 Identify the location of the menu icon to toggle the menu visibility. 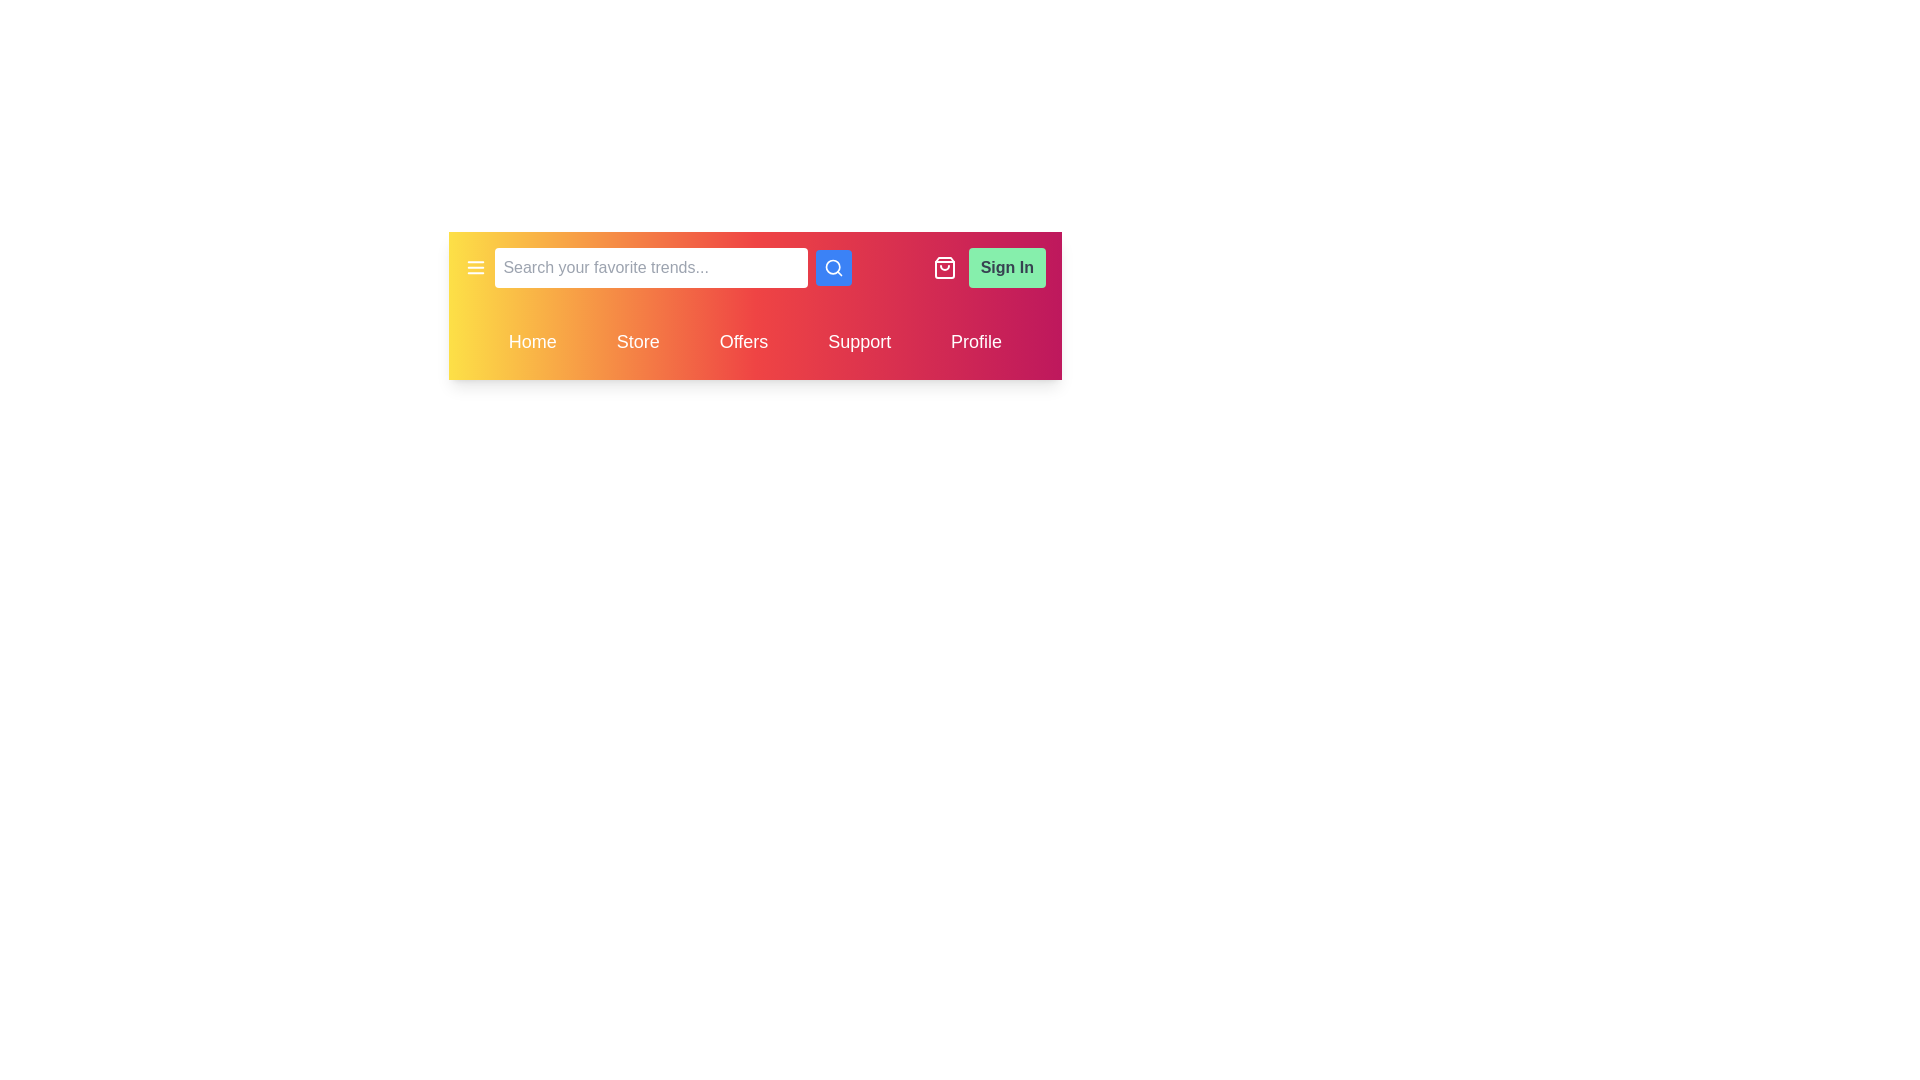
(474, 266).